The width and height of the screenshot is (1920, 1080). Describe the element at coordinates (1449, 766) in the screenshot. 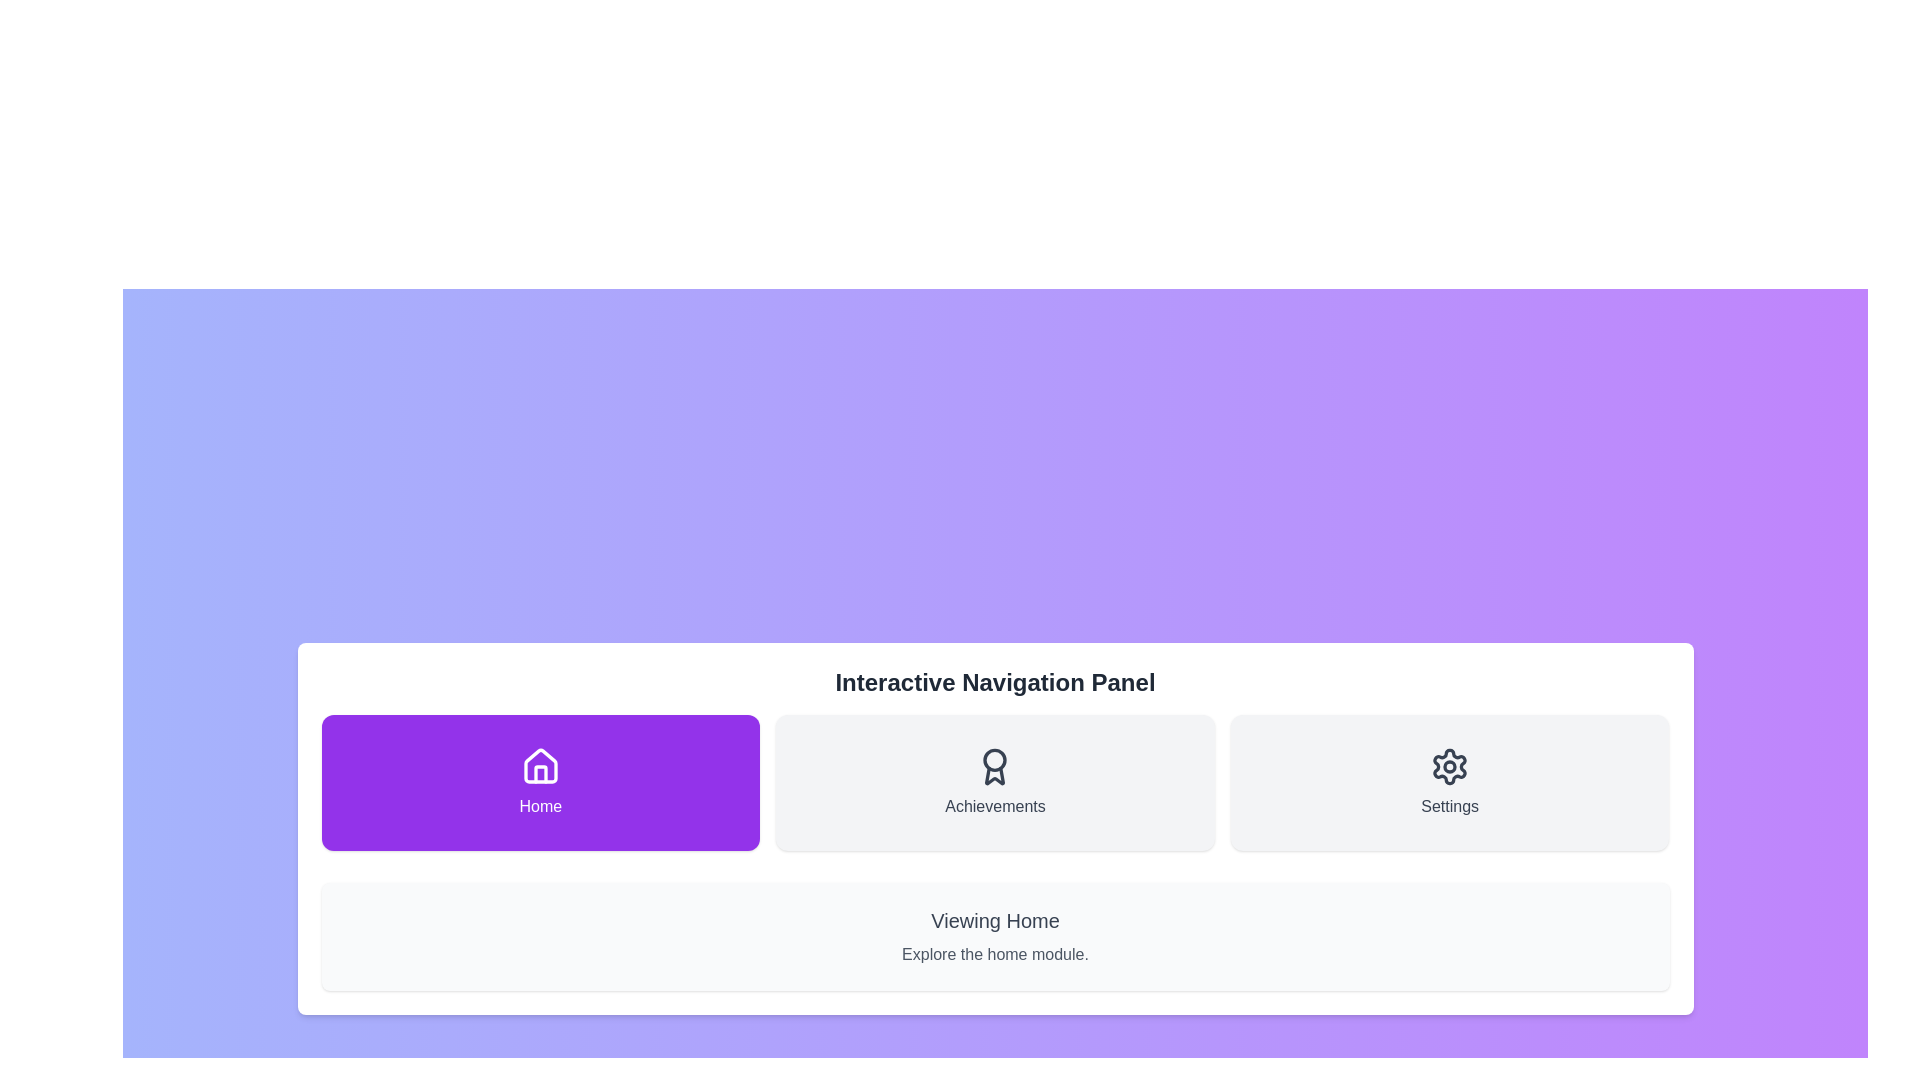

I see `the gear icon located` at that location.